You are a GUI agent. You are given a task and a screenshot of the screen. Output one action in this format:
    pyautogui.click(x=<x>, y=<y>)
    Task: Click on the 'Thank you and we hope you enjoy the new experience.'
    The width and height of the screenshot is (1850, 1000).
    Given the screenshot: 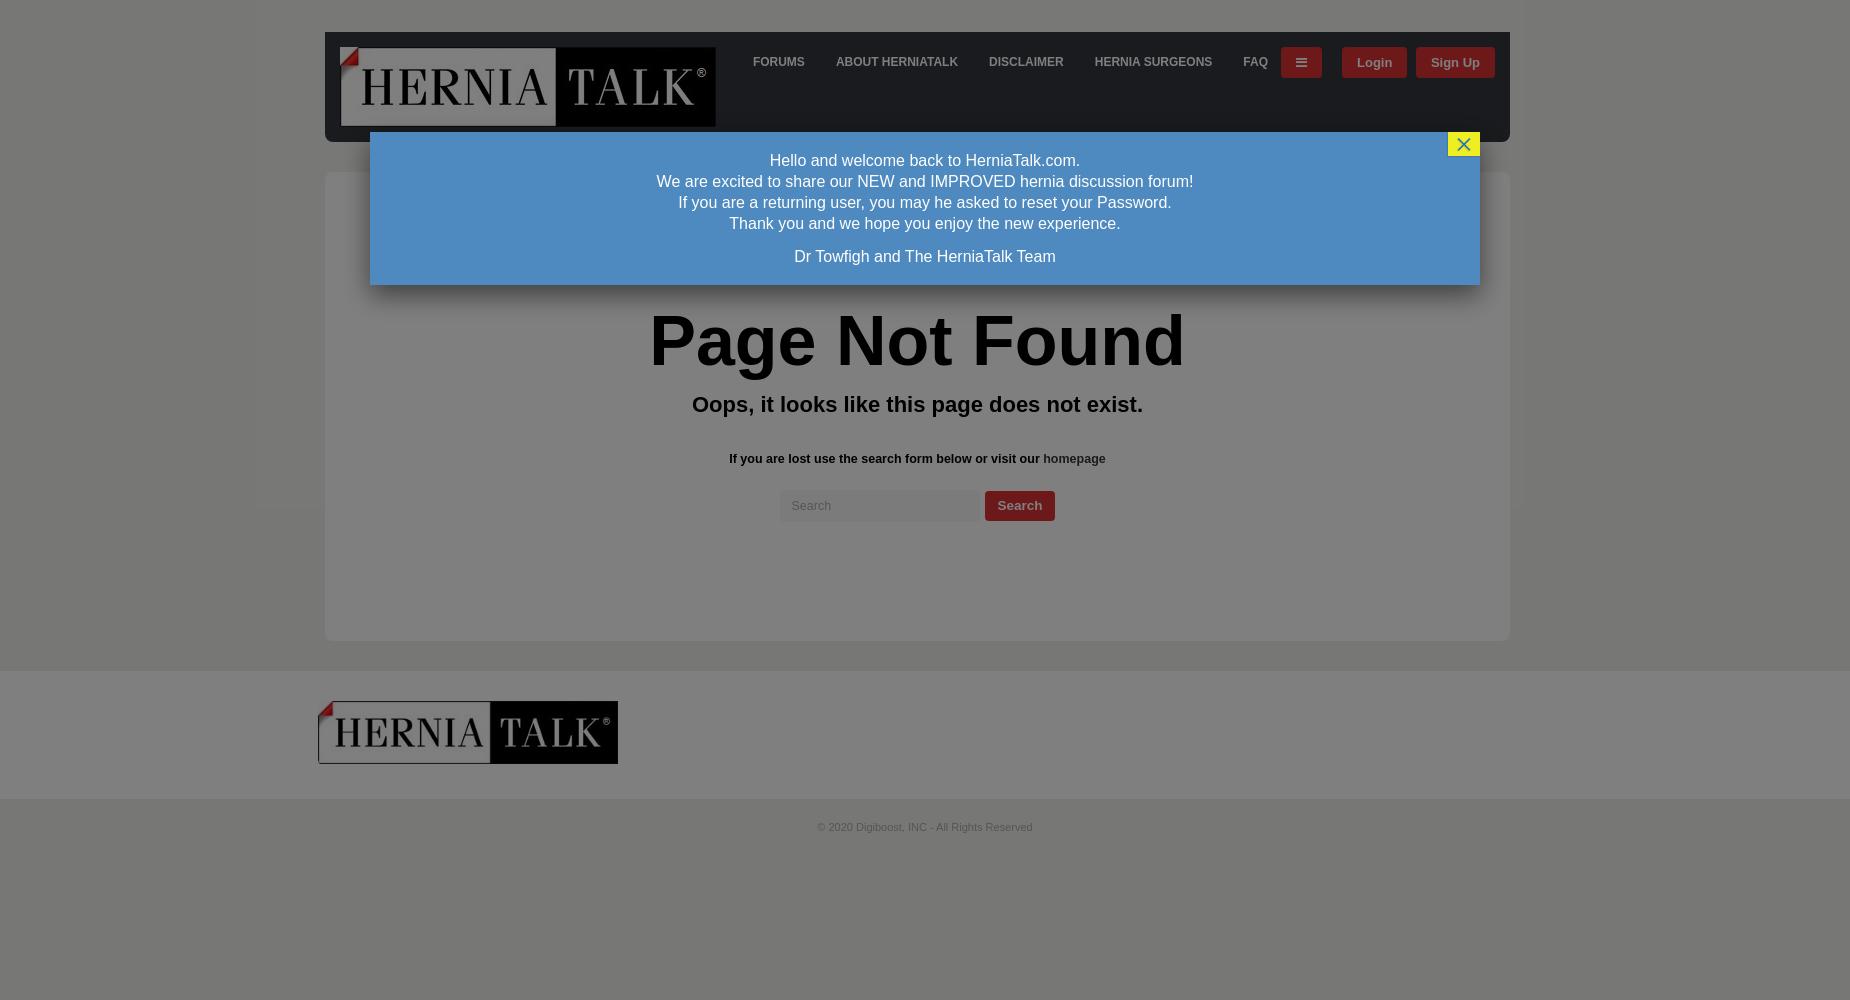 What is the action you would take?
    pyautogui.click(x=924, y=222)
    